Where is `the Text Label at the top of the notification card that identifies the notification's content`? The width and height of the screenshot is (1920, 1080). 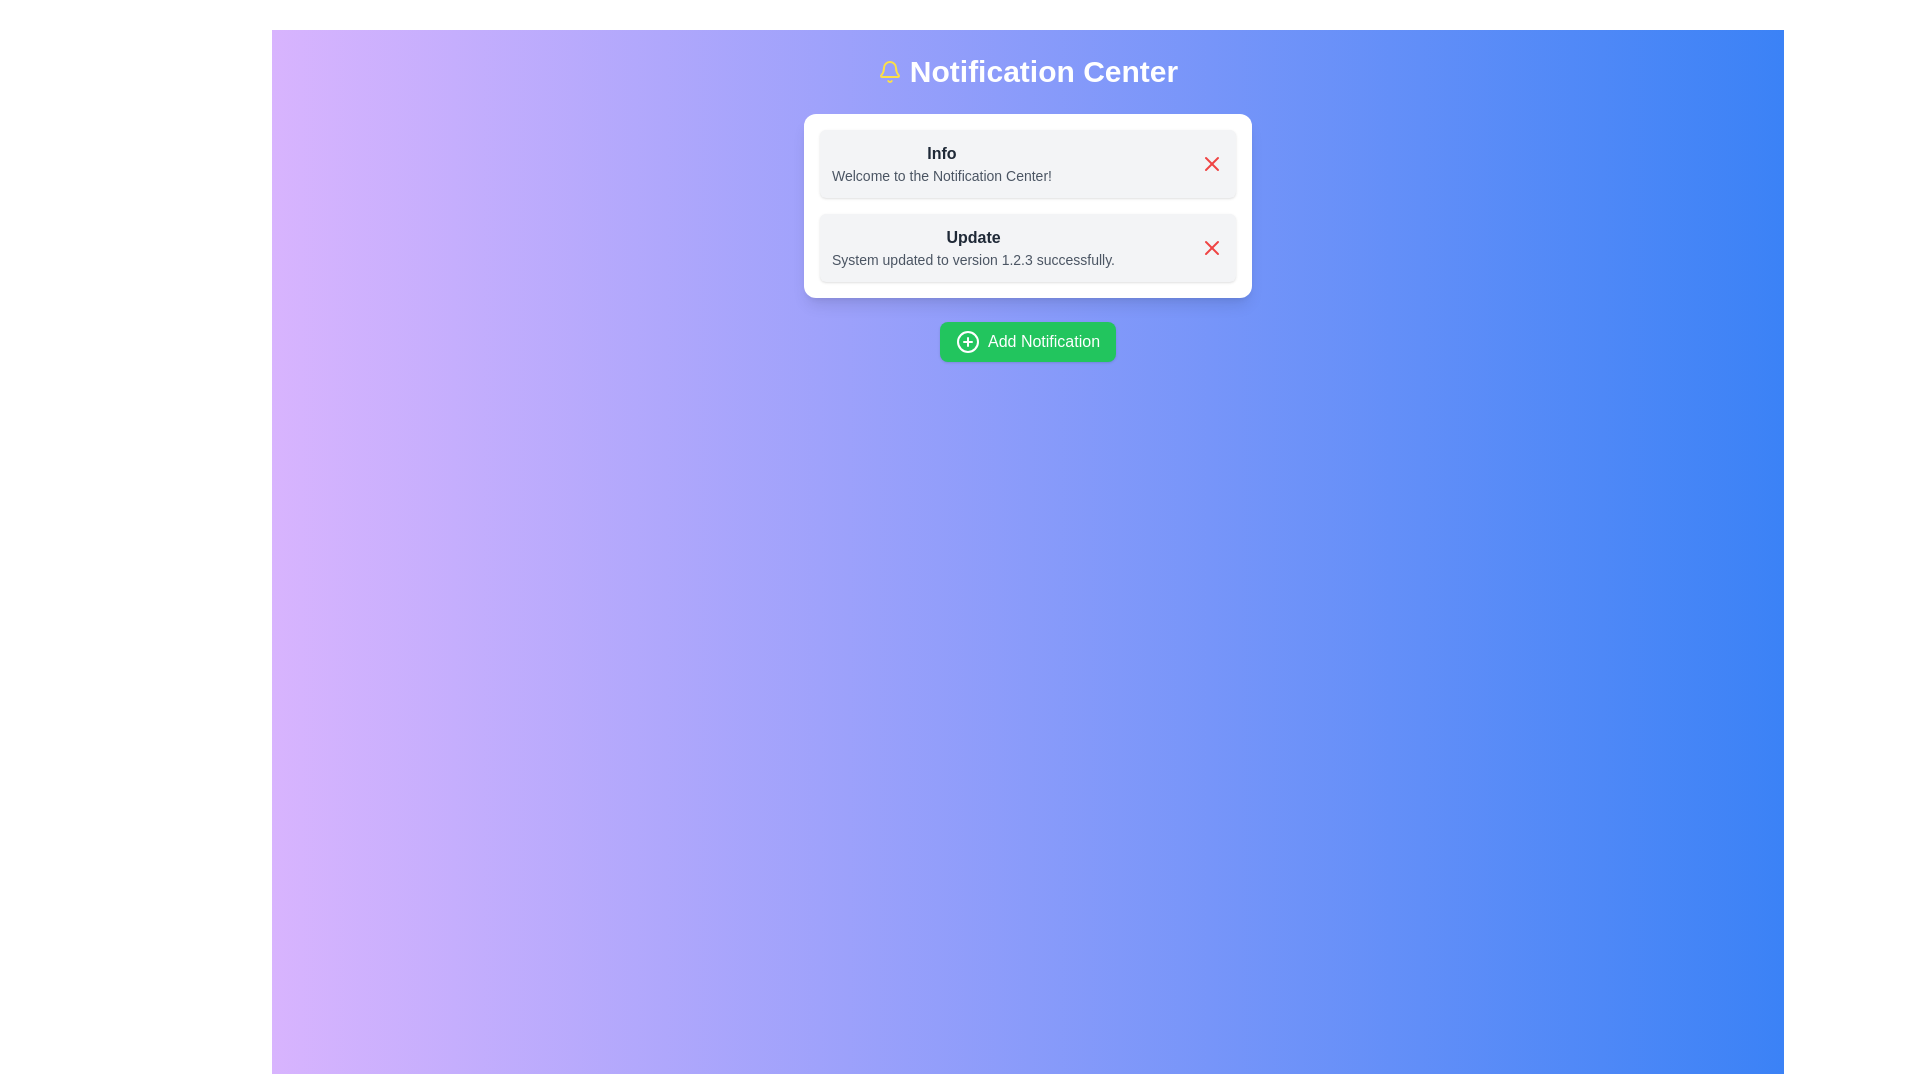 the Text Label at the top of the notification card that identifies the notification's content is located at coordinates (973, 237).